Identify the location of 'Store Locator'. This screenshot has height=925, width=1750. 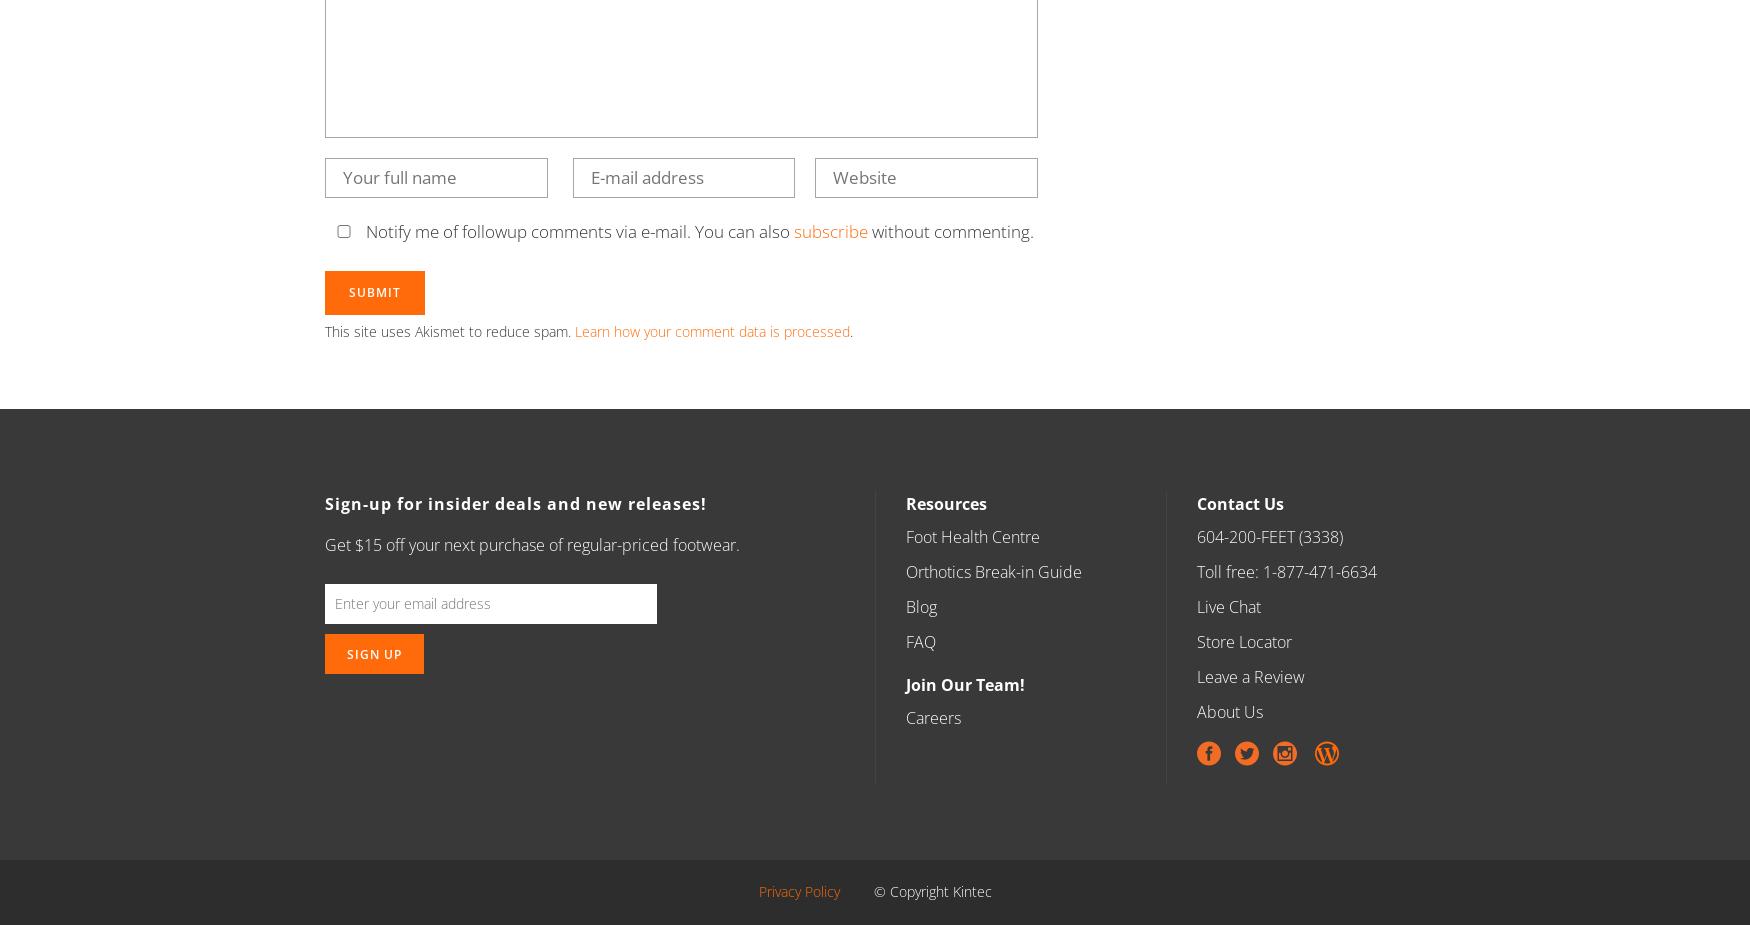
(1243, 641).